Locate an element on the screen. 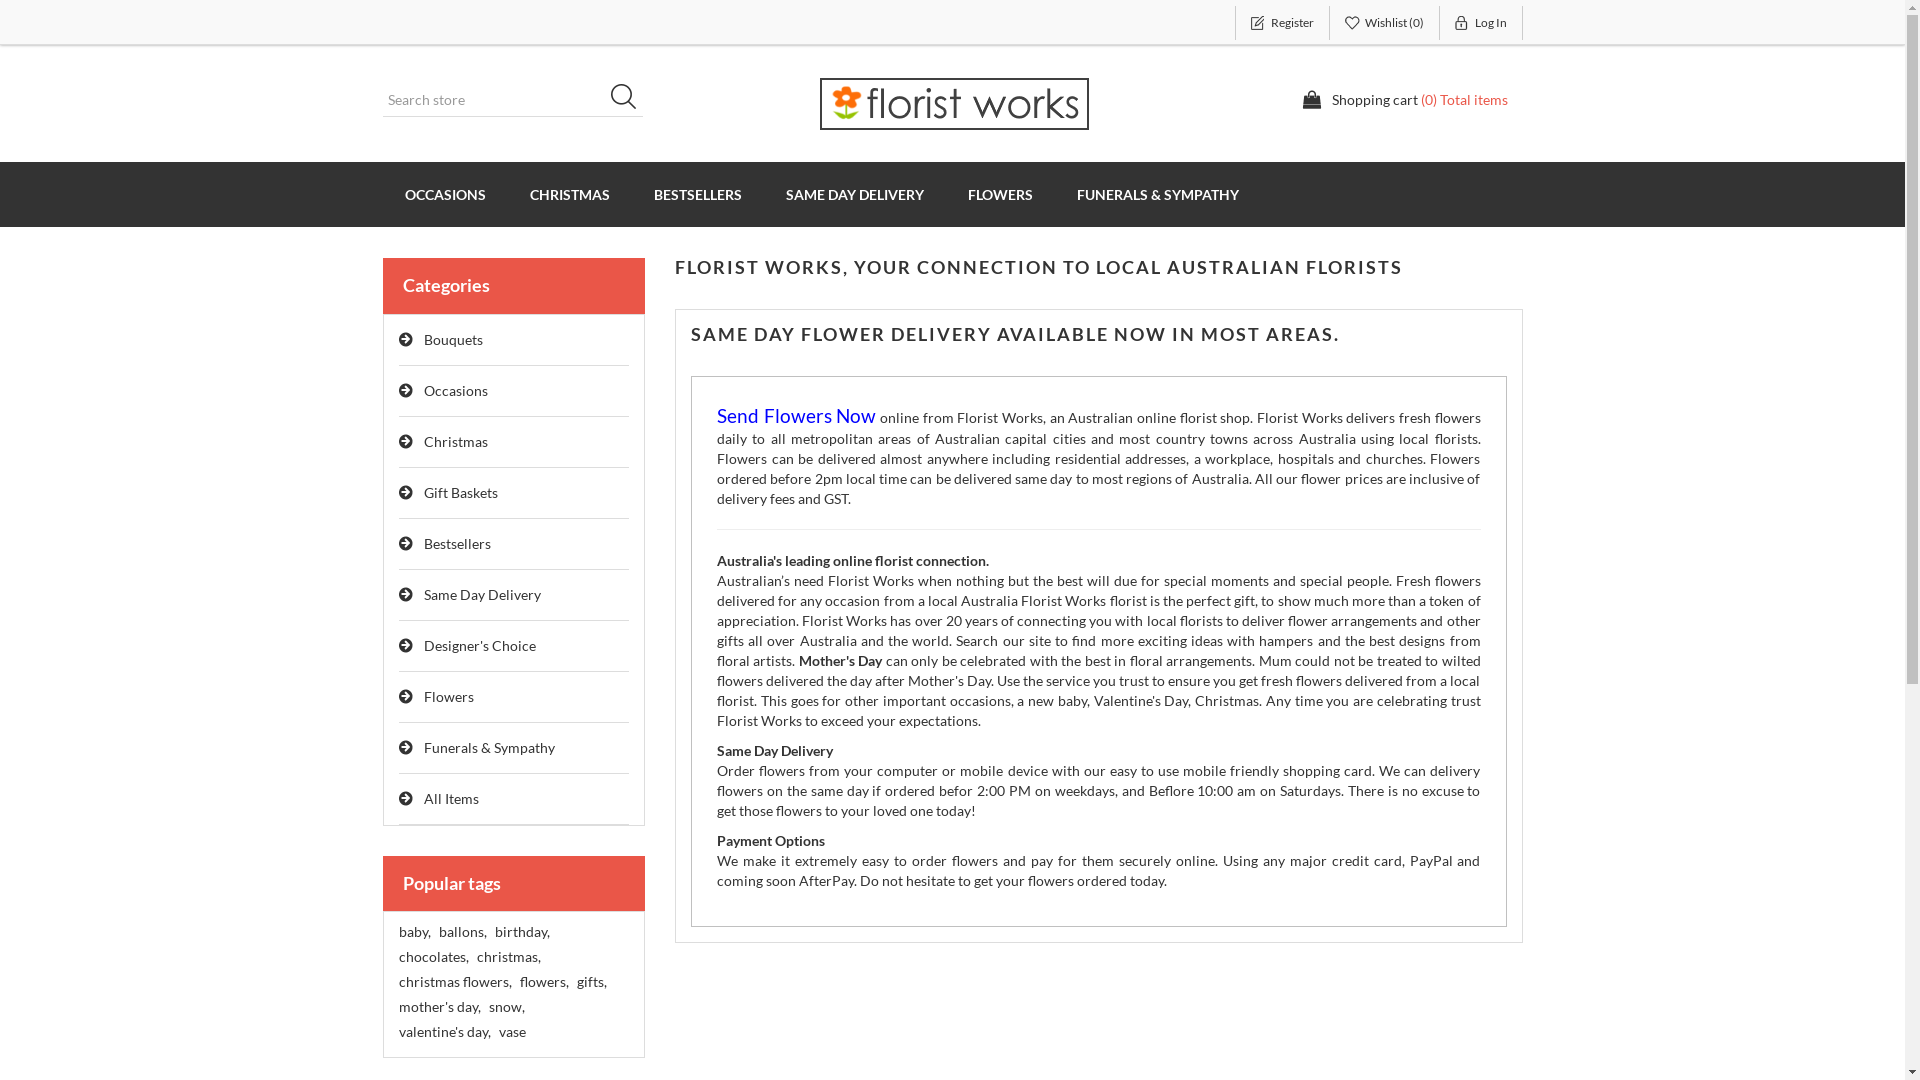 The width and height of the screenshot is (1920, 1080). 'valentine's day,' is located at coordinates (443, 1032).